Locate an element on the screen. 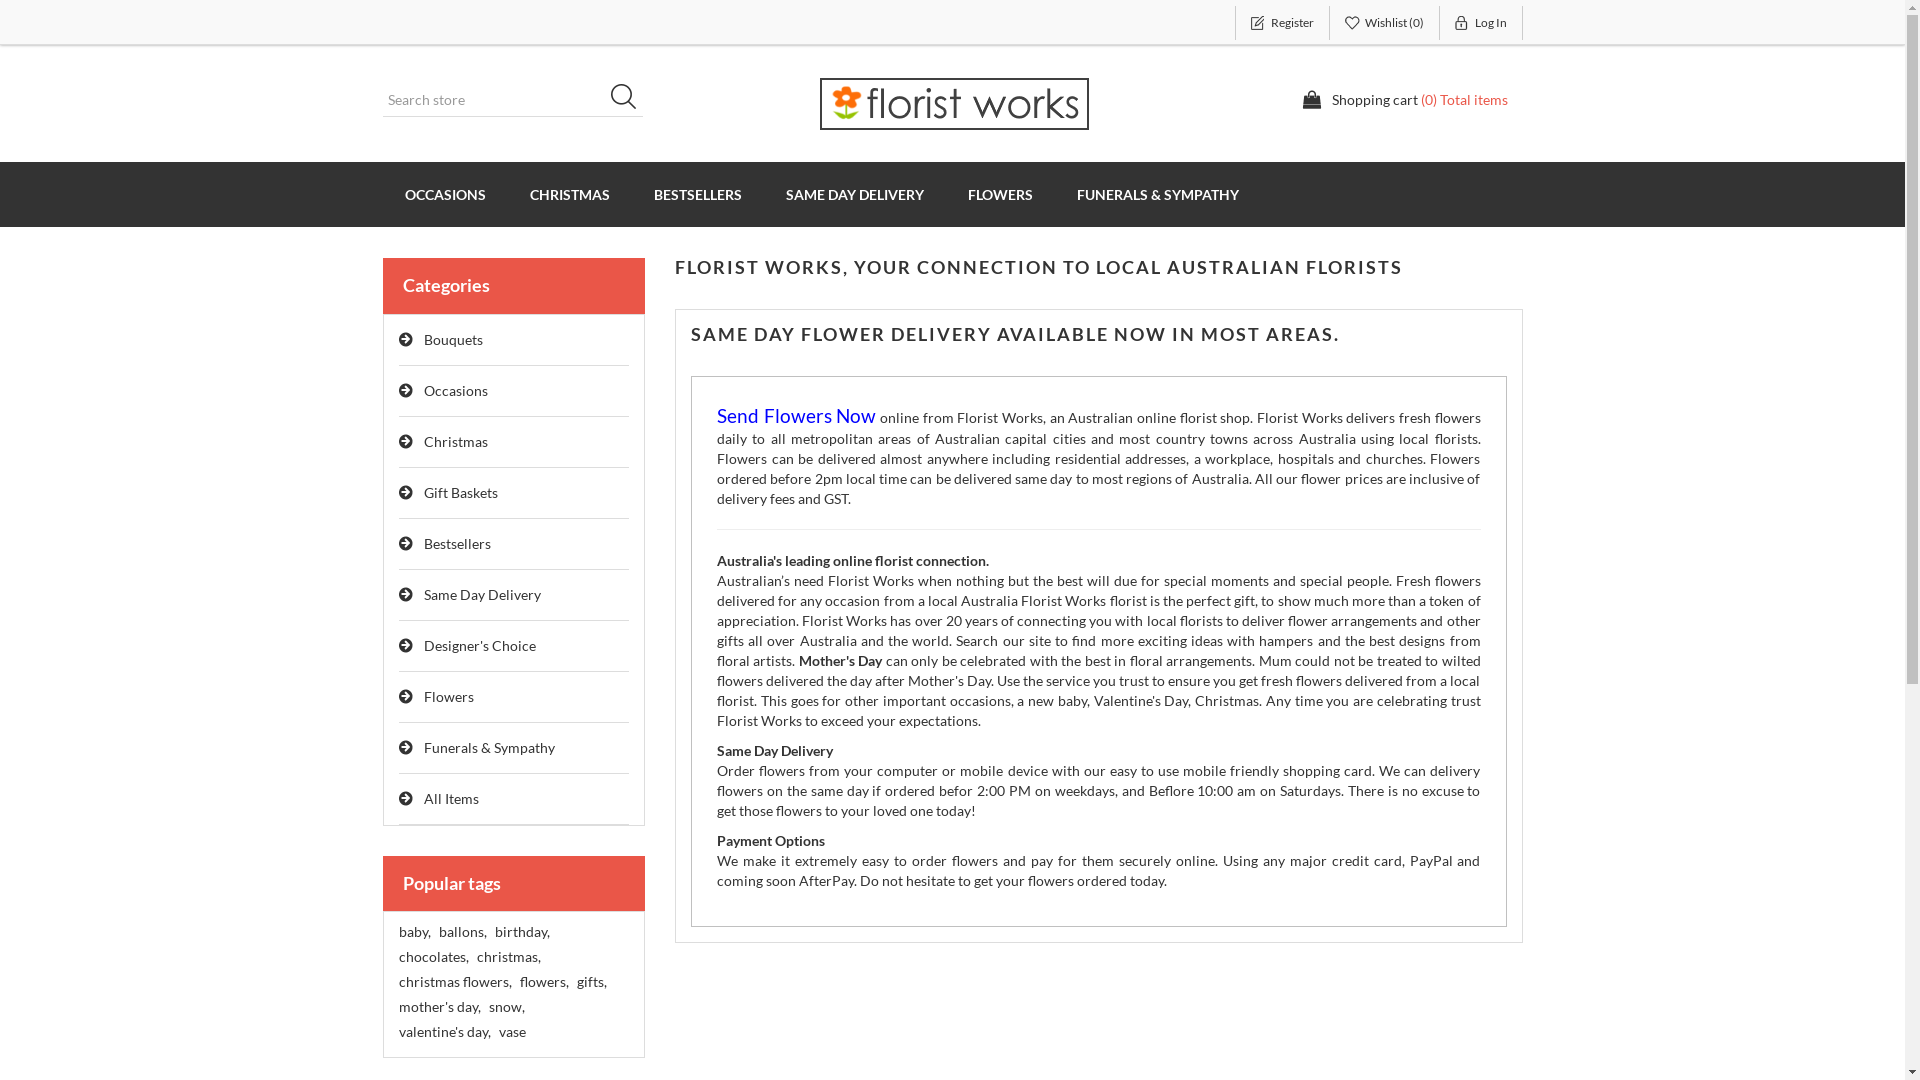 The width and height of the screenshot is (1920, 1080). 'valentine's day,' is located at coordinates (443, 1032).